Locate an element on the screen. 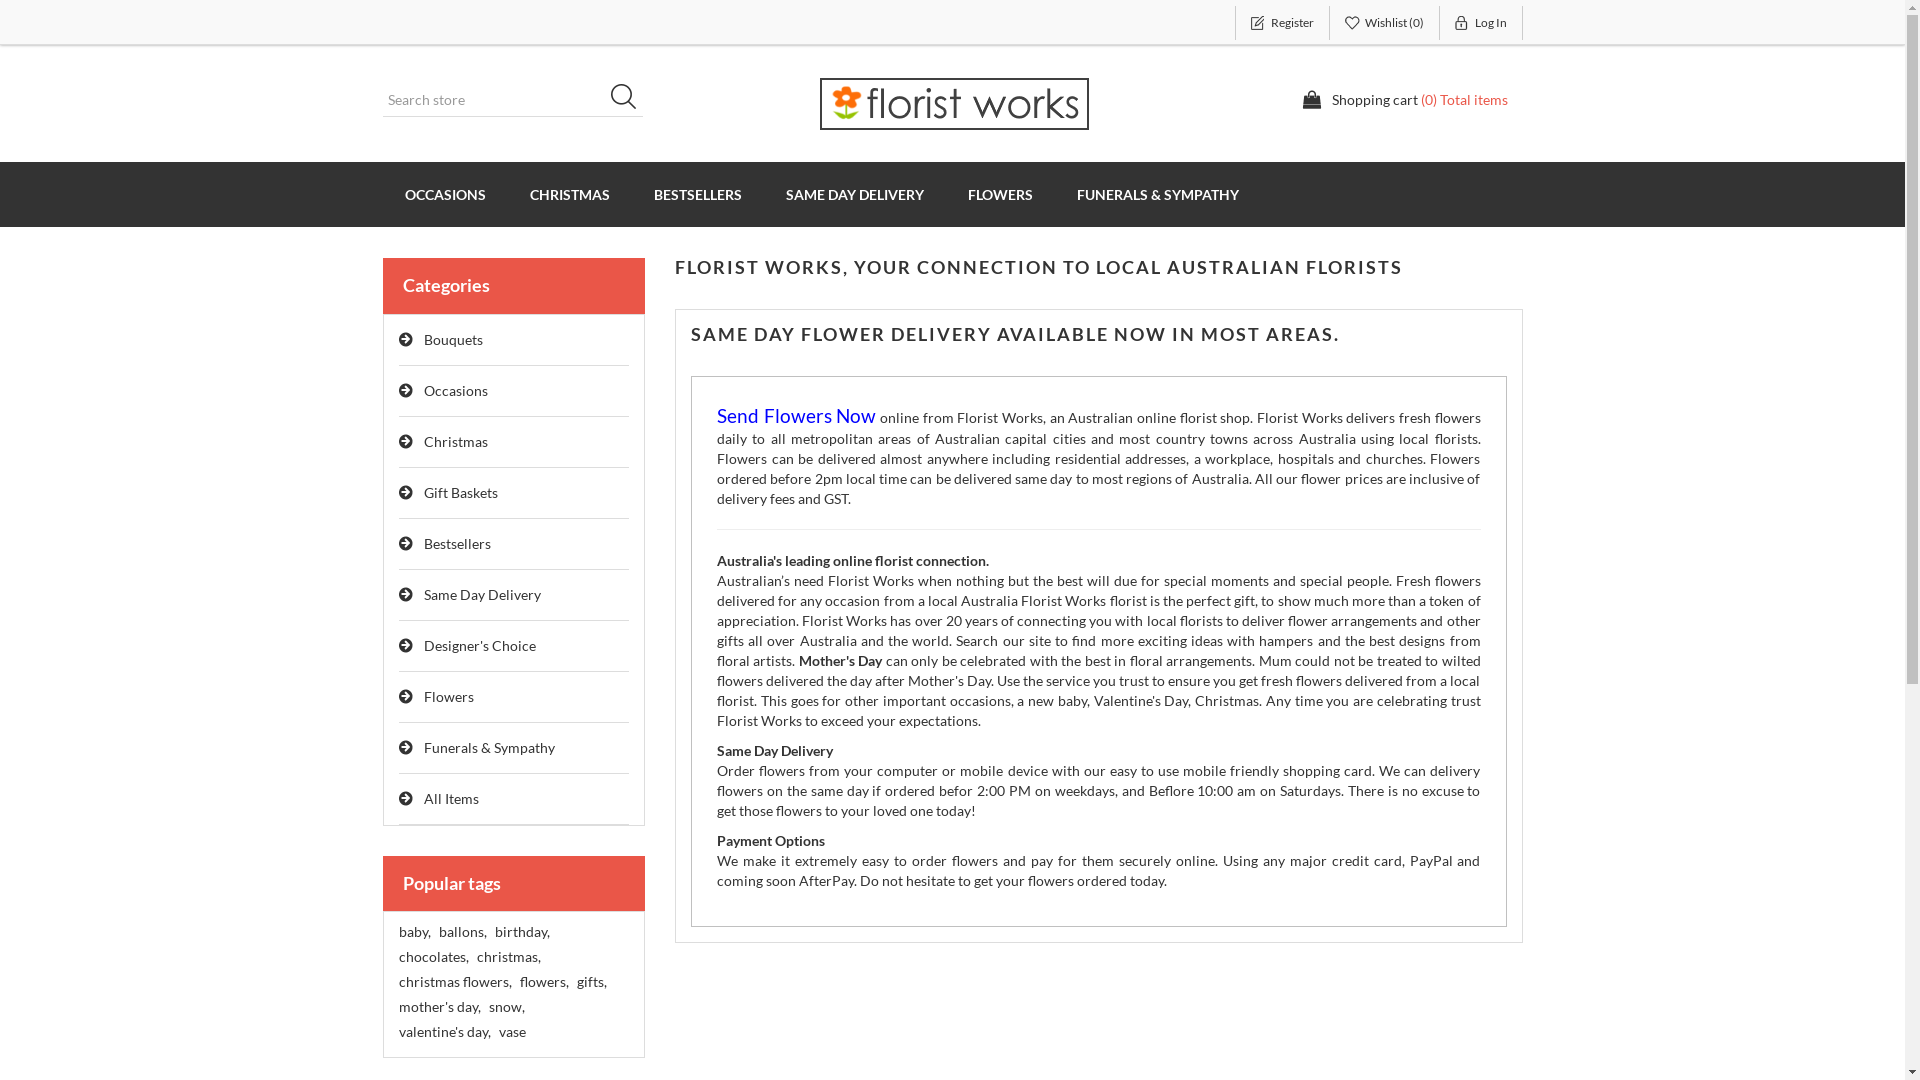 The width and height of the screenshot is (1920, 1080). 'valentine's day,' is located at coordinates (443, 1032).